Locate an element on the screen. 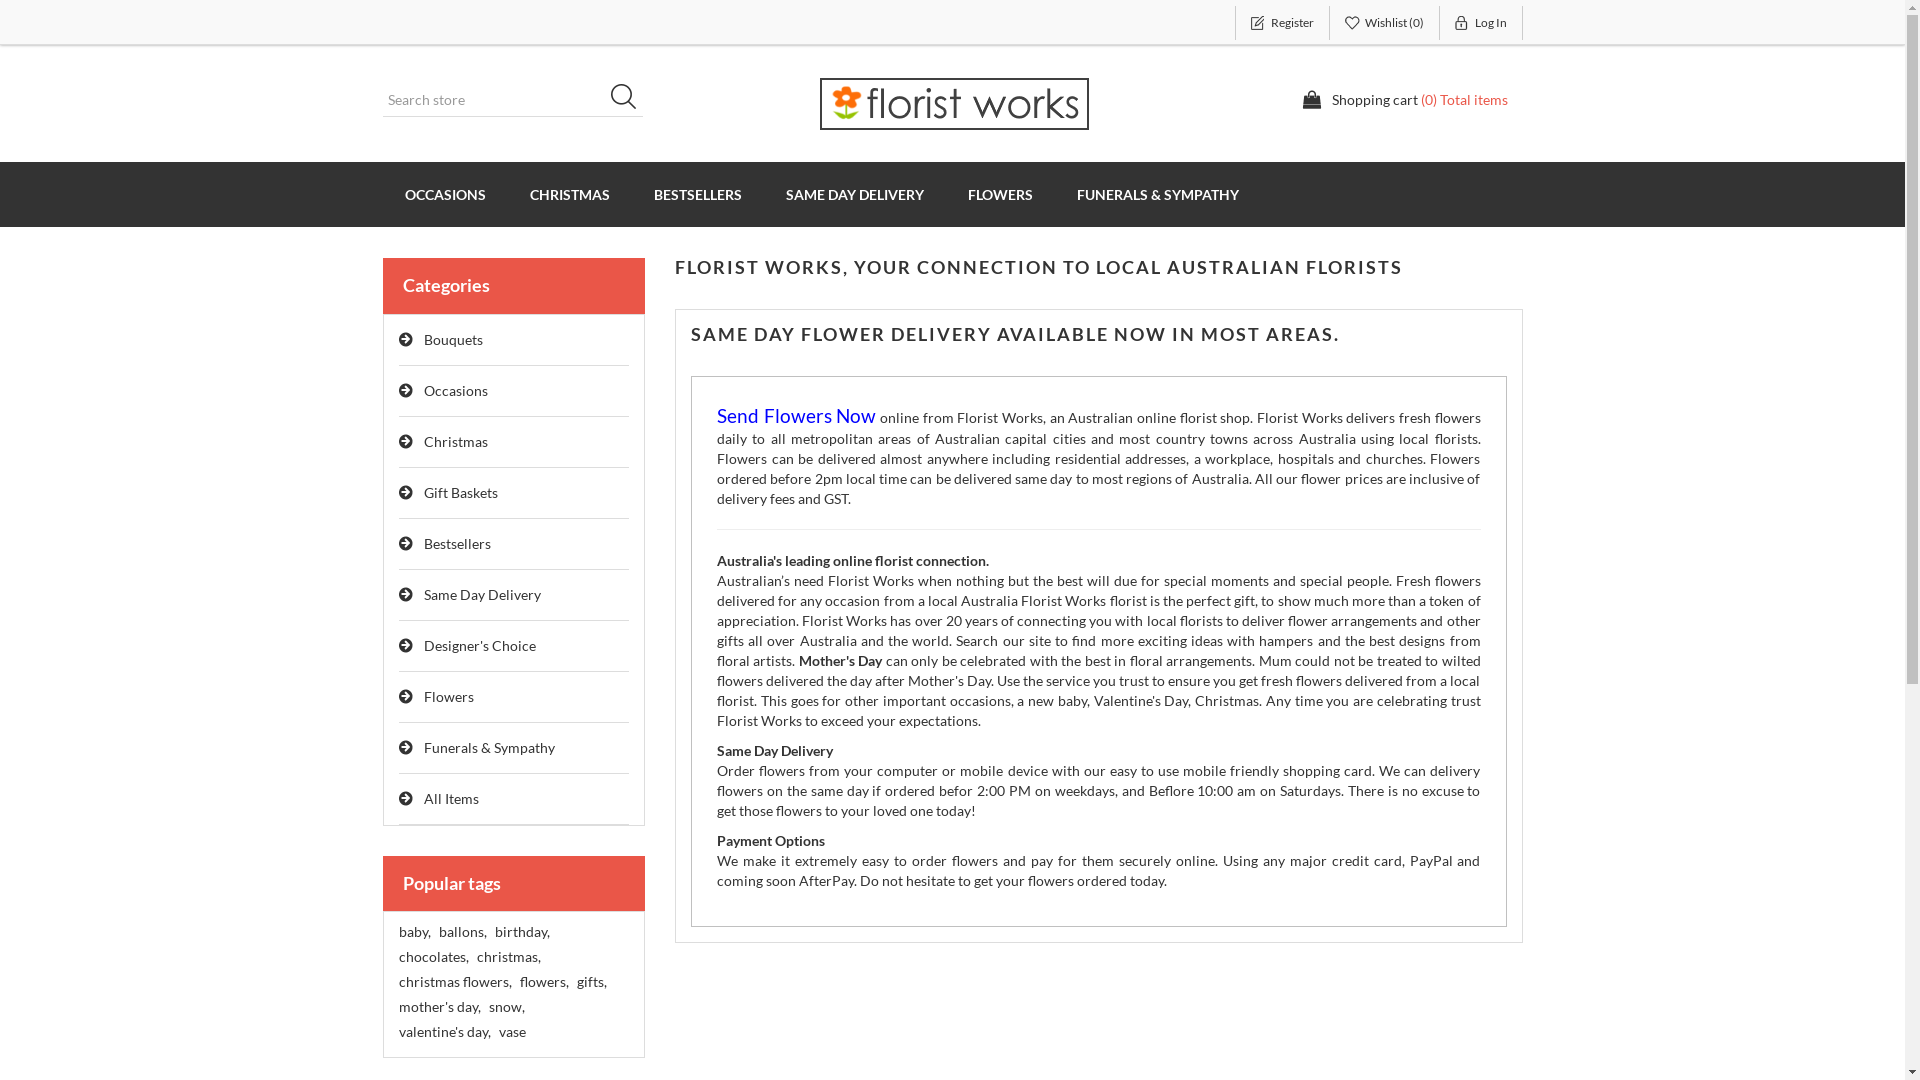 The width and height of the screenshot is (1920, 1080). 'valentine's day,' is located at coordinates (443, 1032).